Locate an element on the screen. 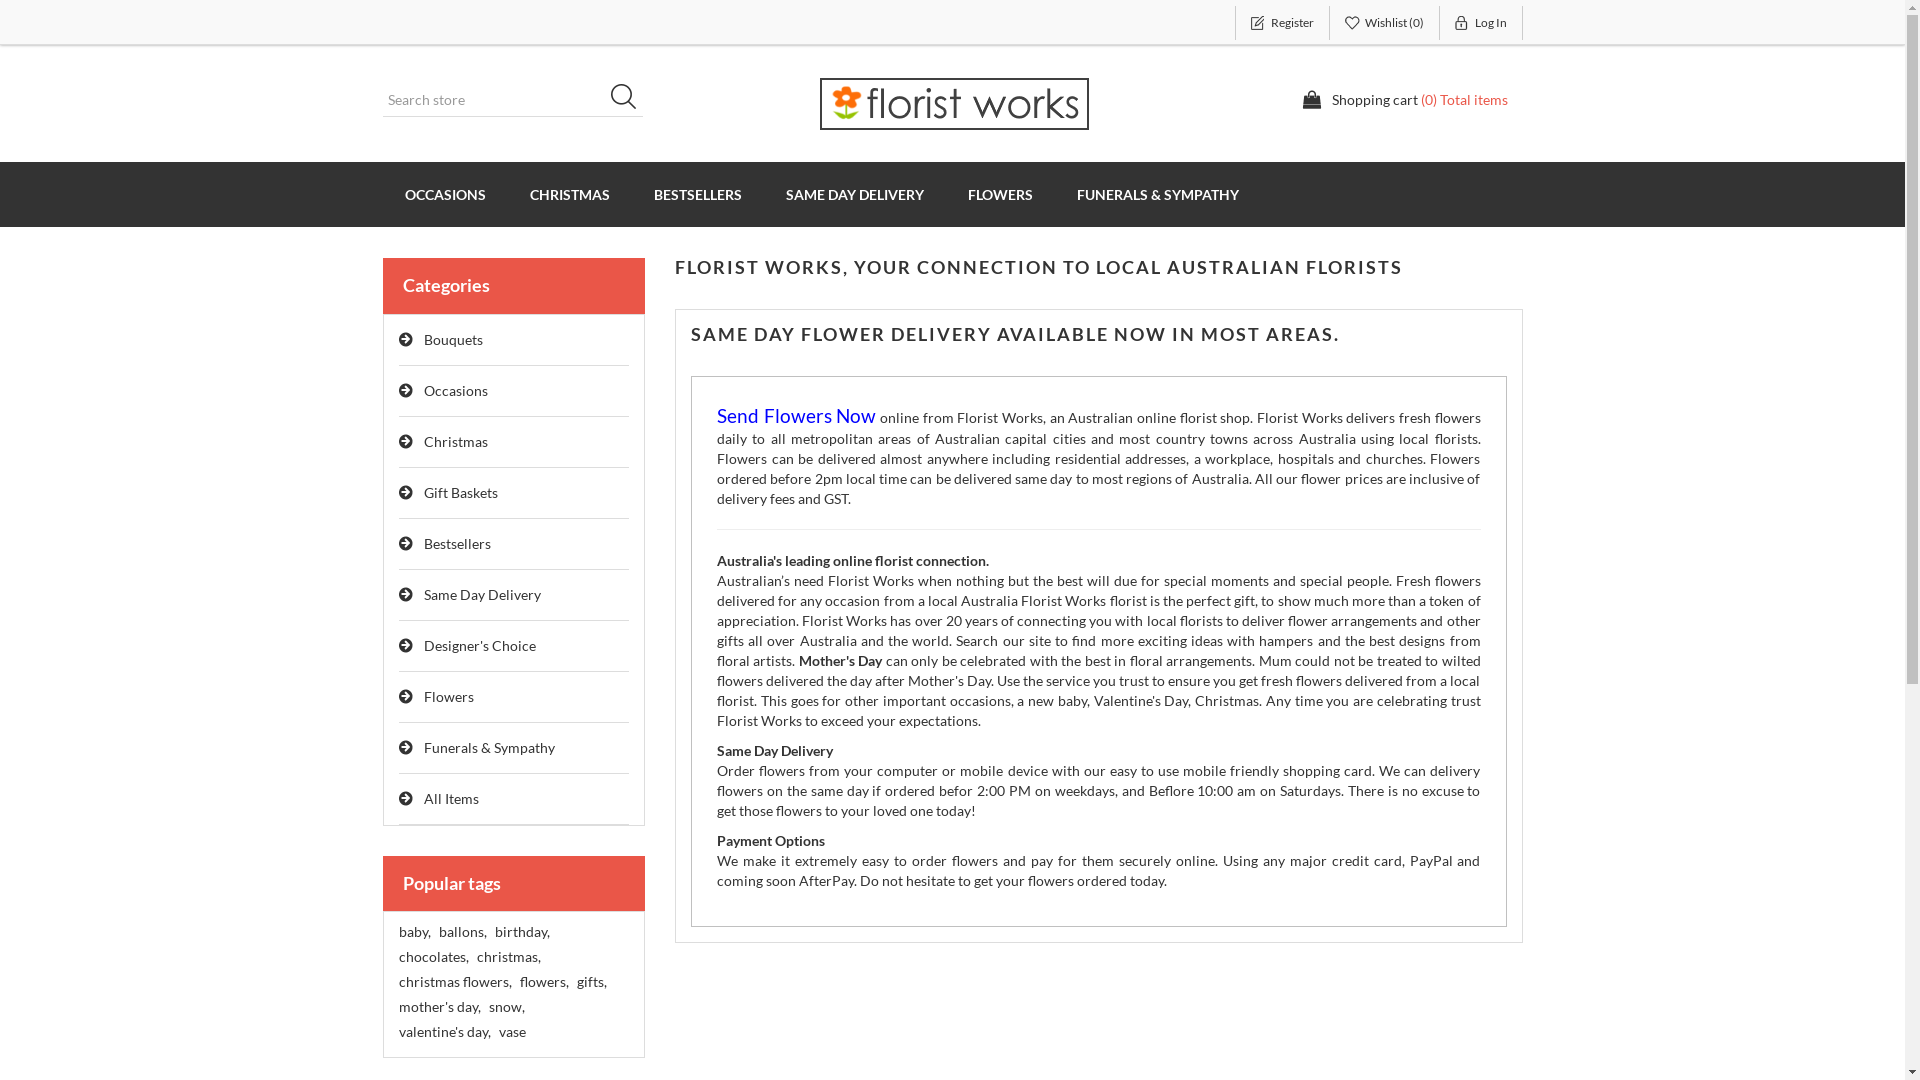 The width and height of the screenshot is (1920, 1080). 'valentine's day,' is located at coordinates (443, 1032).